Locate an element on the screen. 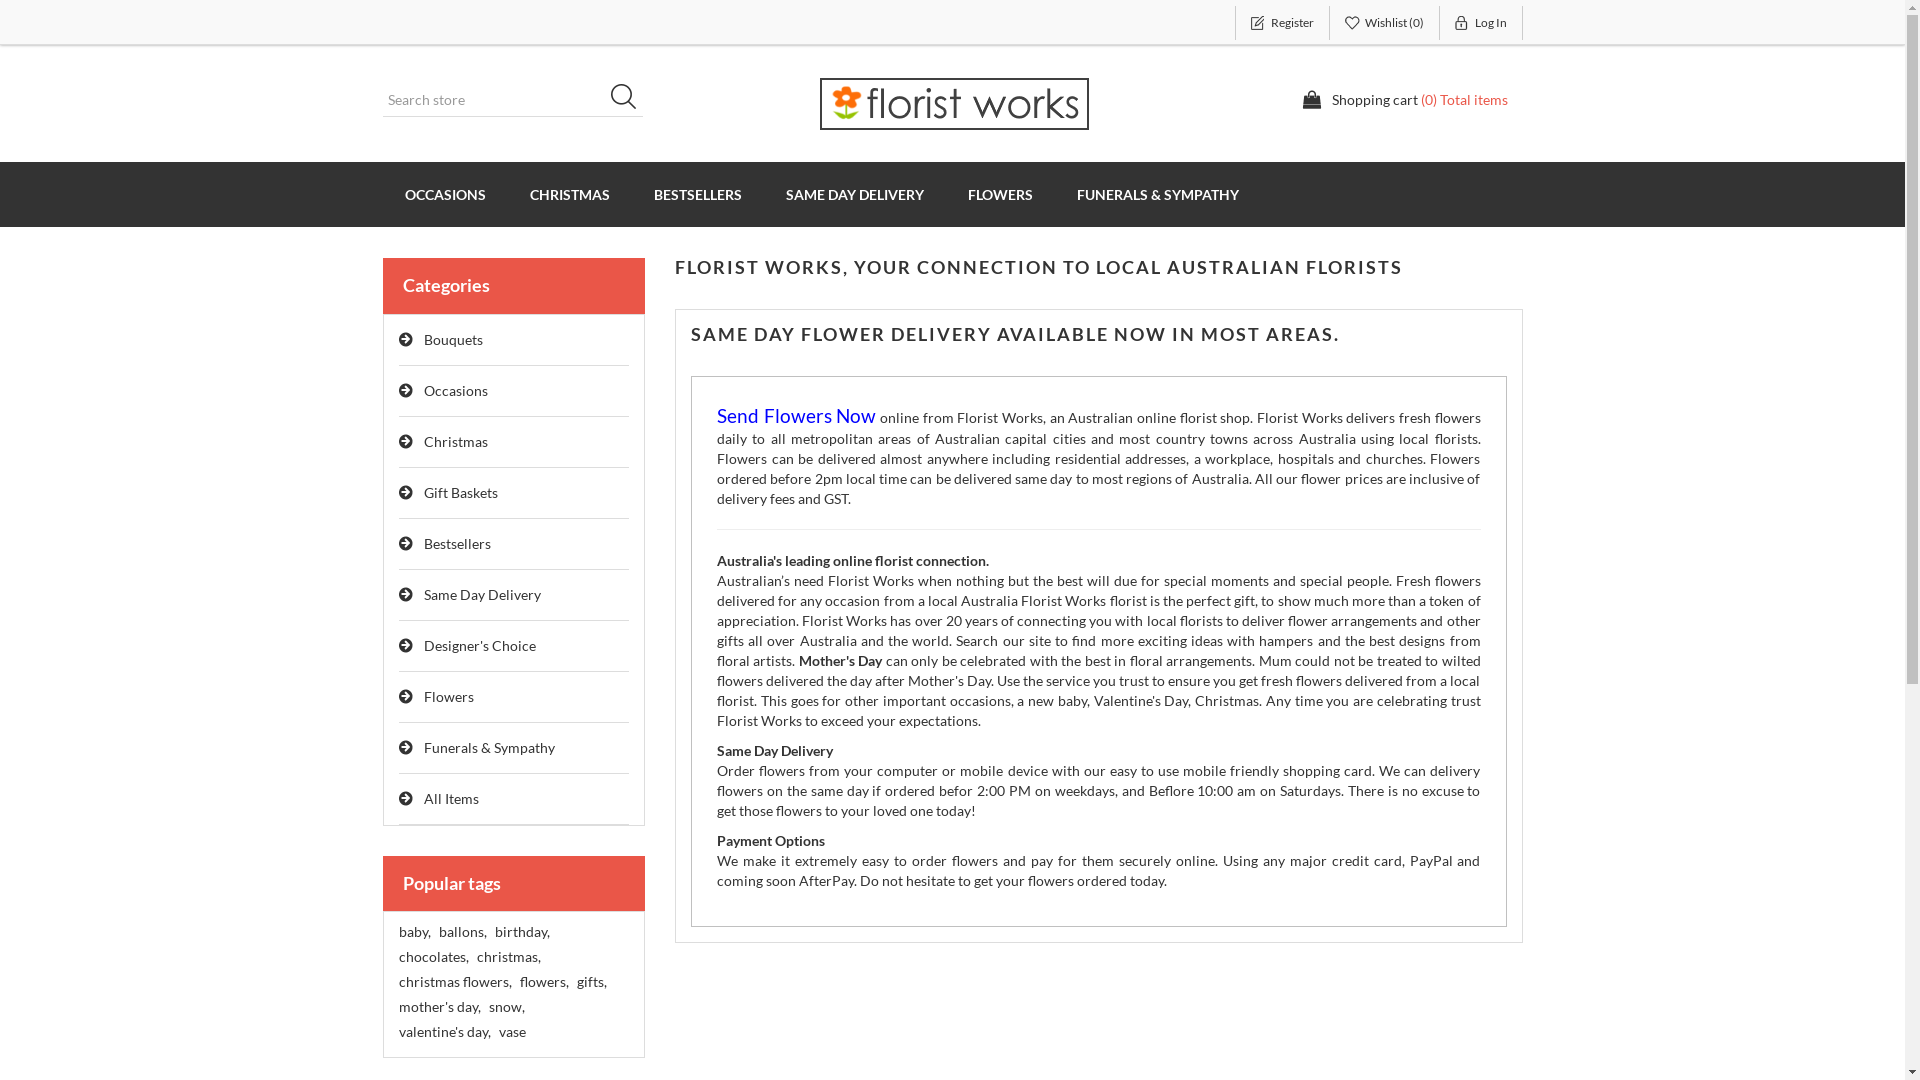 The width and height of the screenshot is (1920, 1080). 'valentine's day,' is located at coordinates (443, 1032).